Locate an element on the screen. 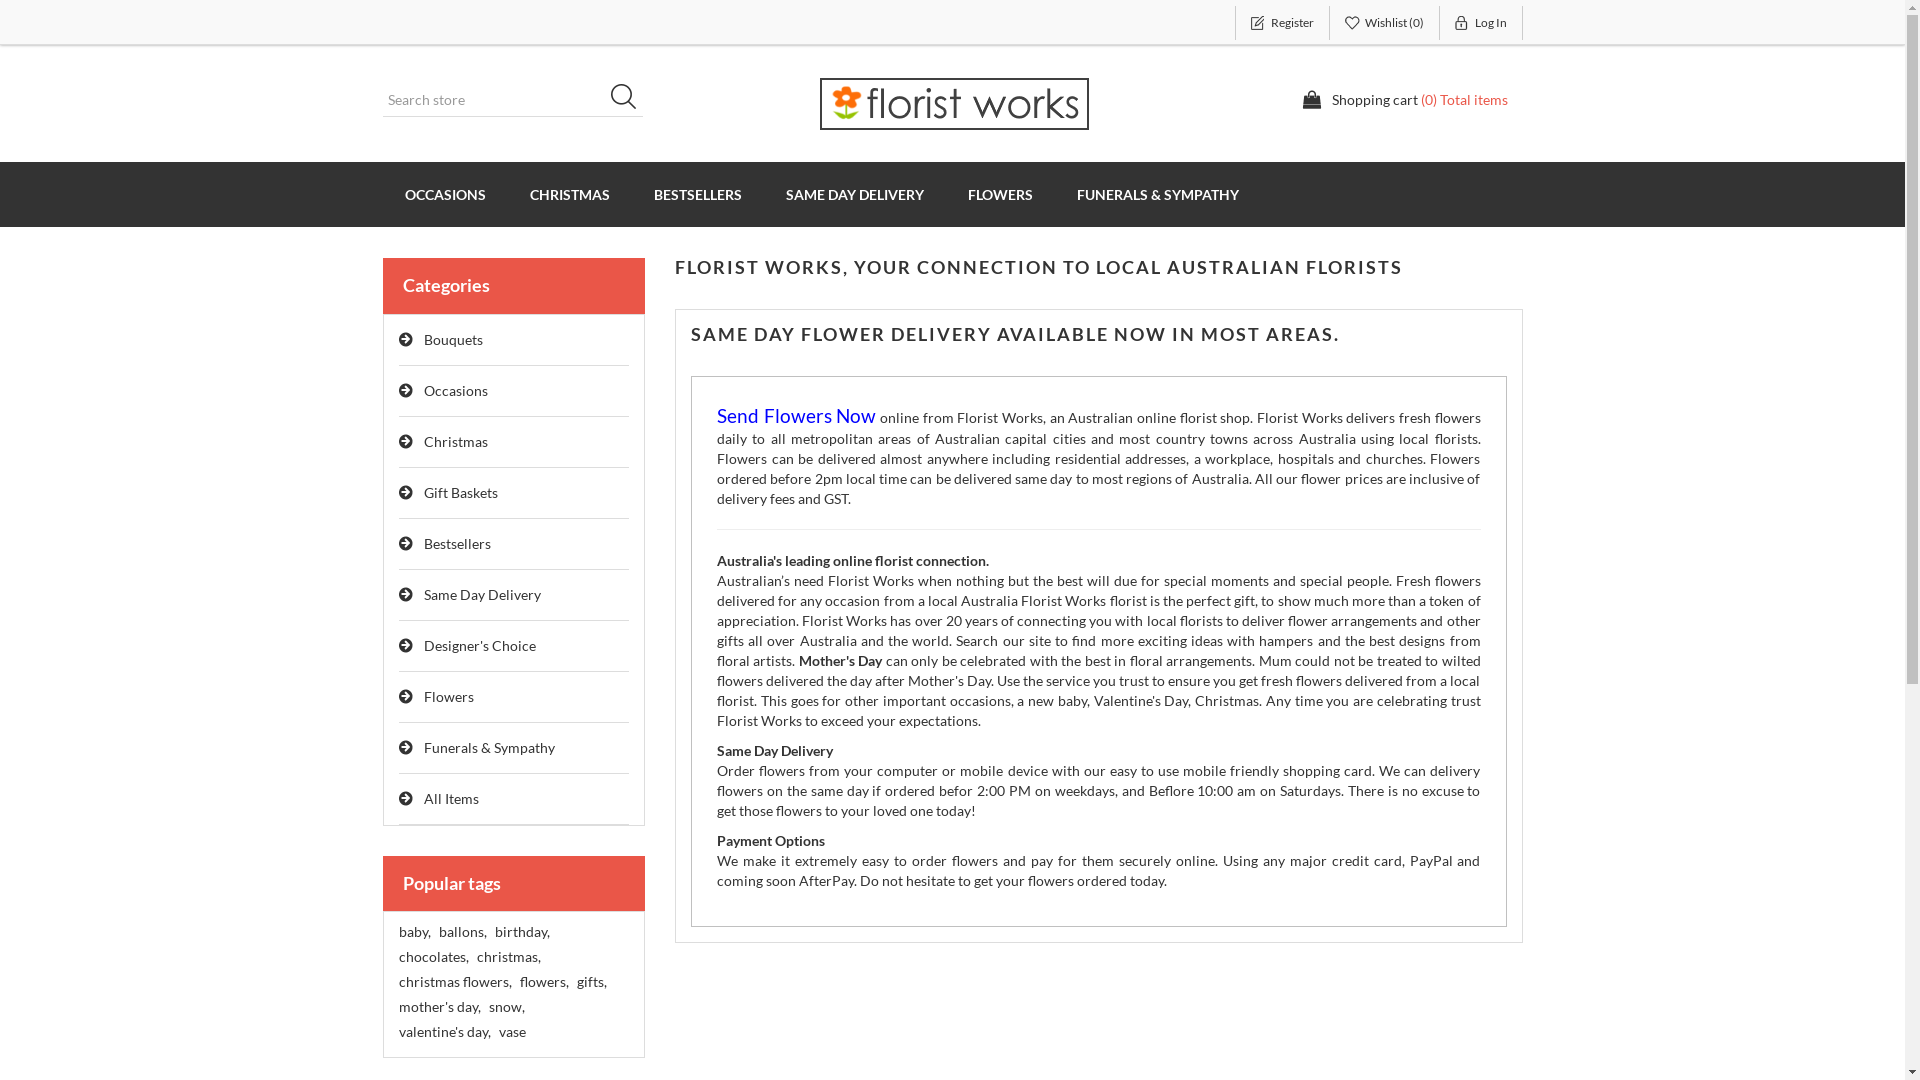 The width and height of the screenshot is (1920, 1080). 'valentine's day,' is located at coordinates (443, 1032).